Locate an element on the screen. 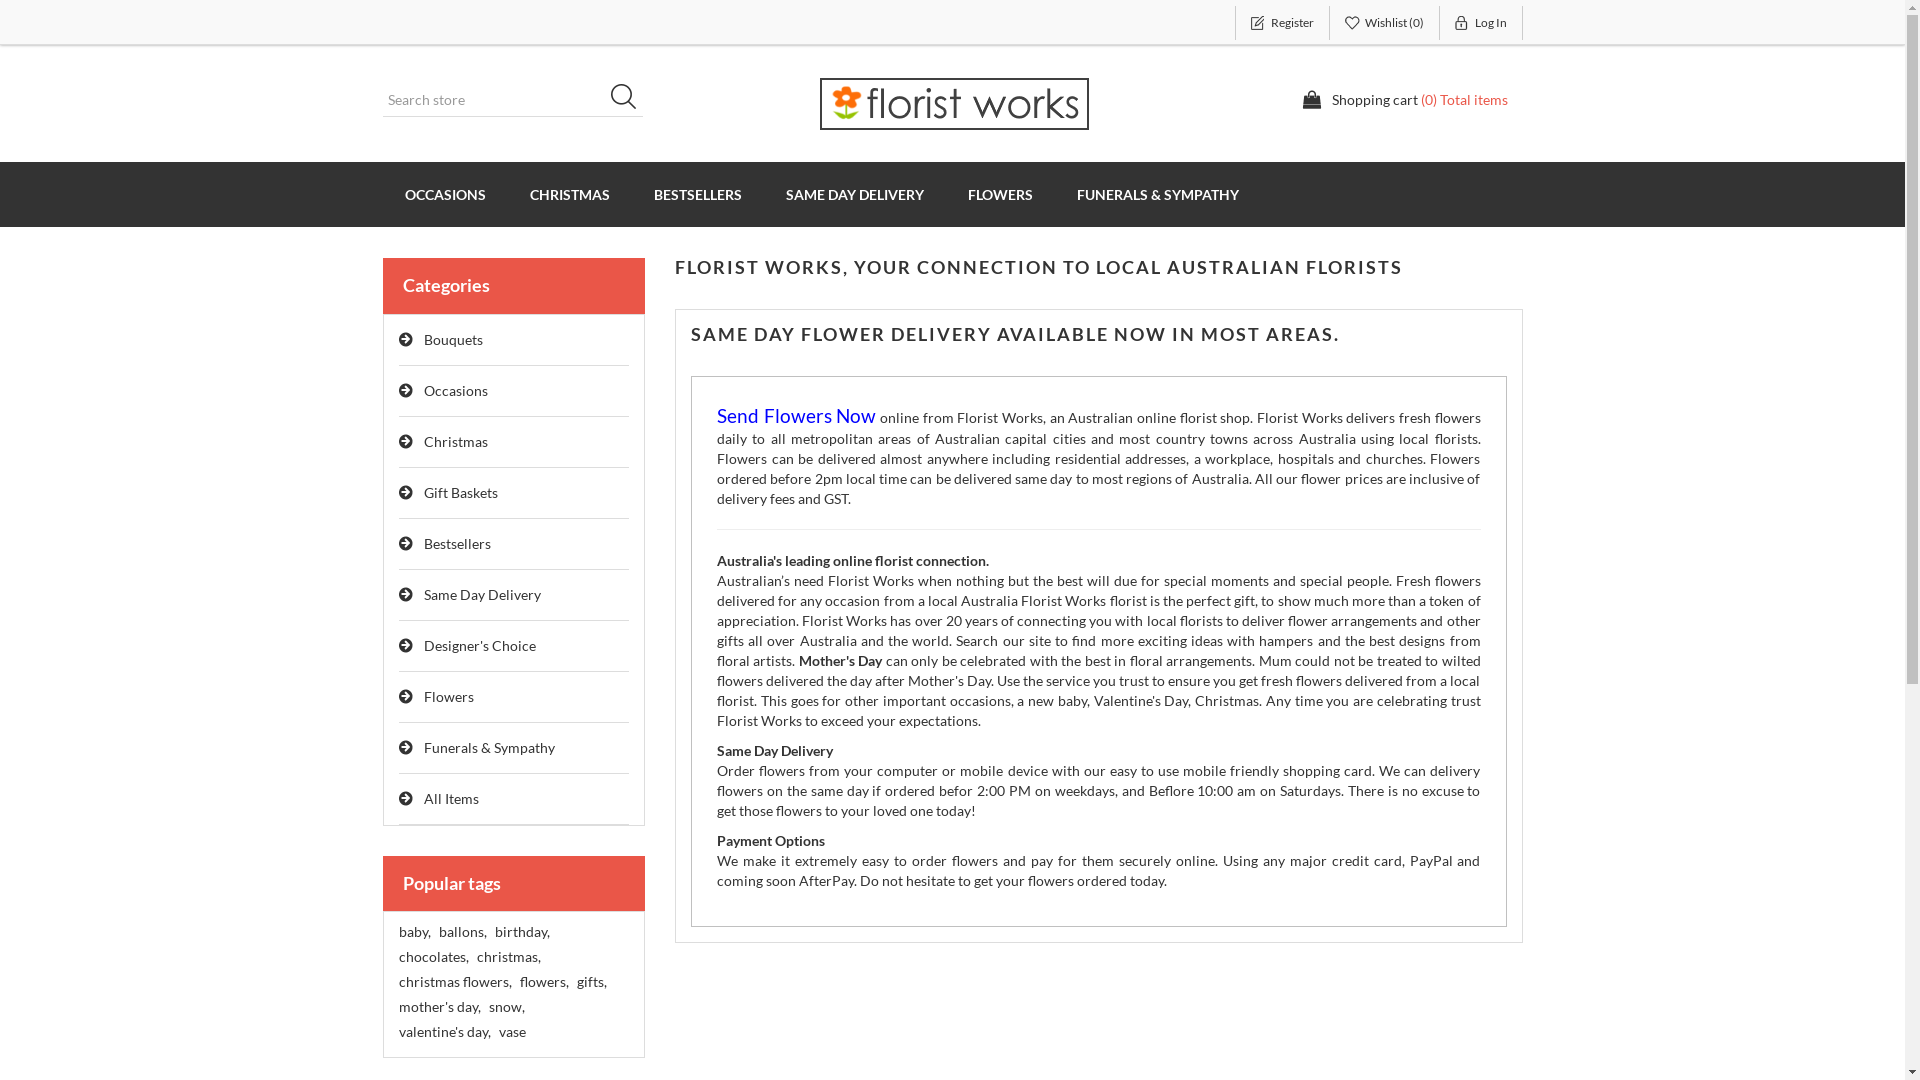 The width and height of the screenshot is (1920, 1080). 'valentine's day,' is located at coordinates (443, 1032).